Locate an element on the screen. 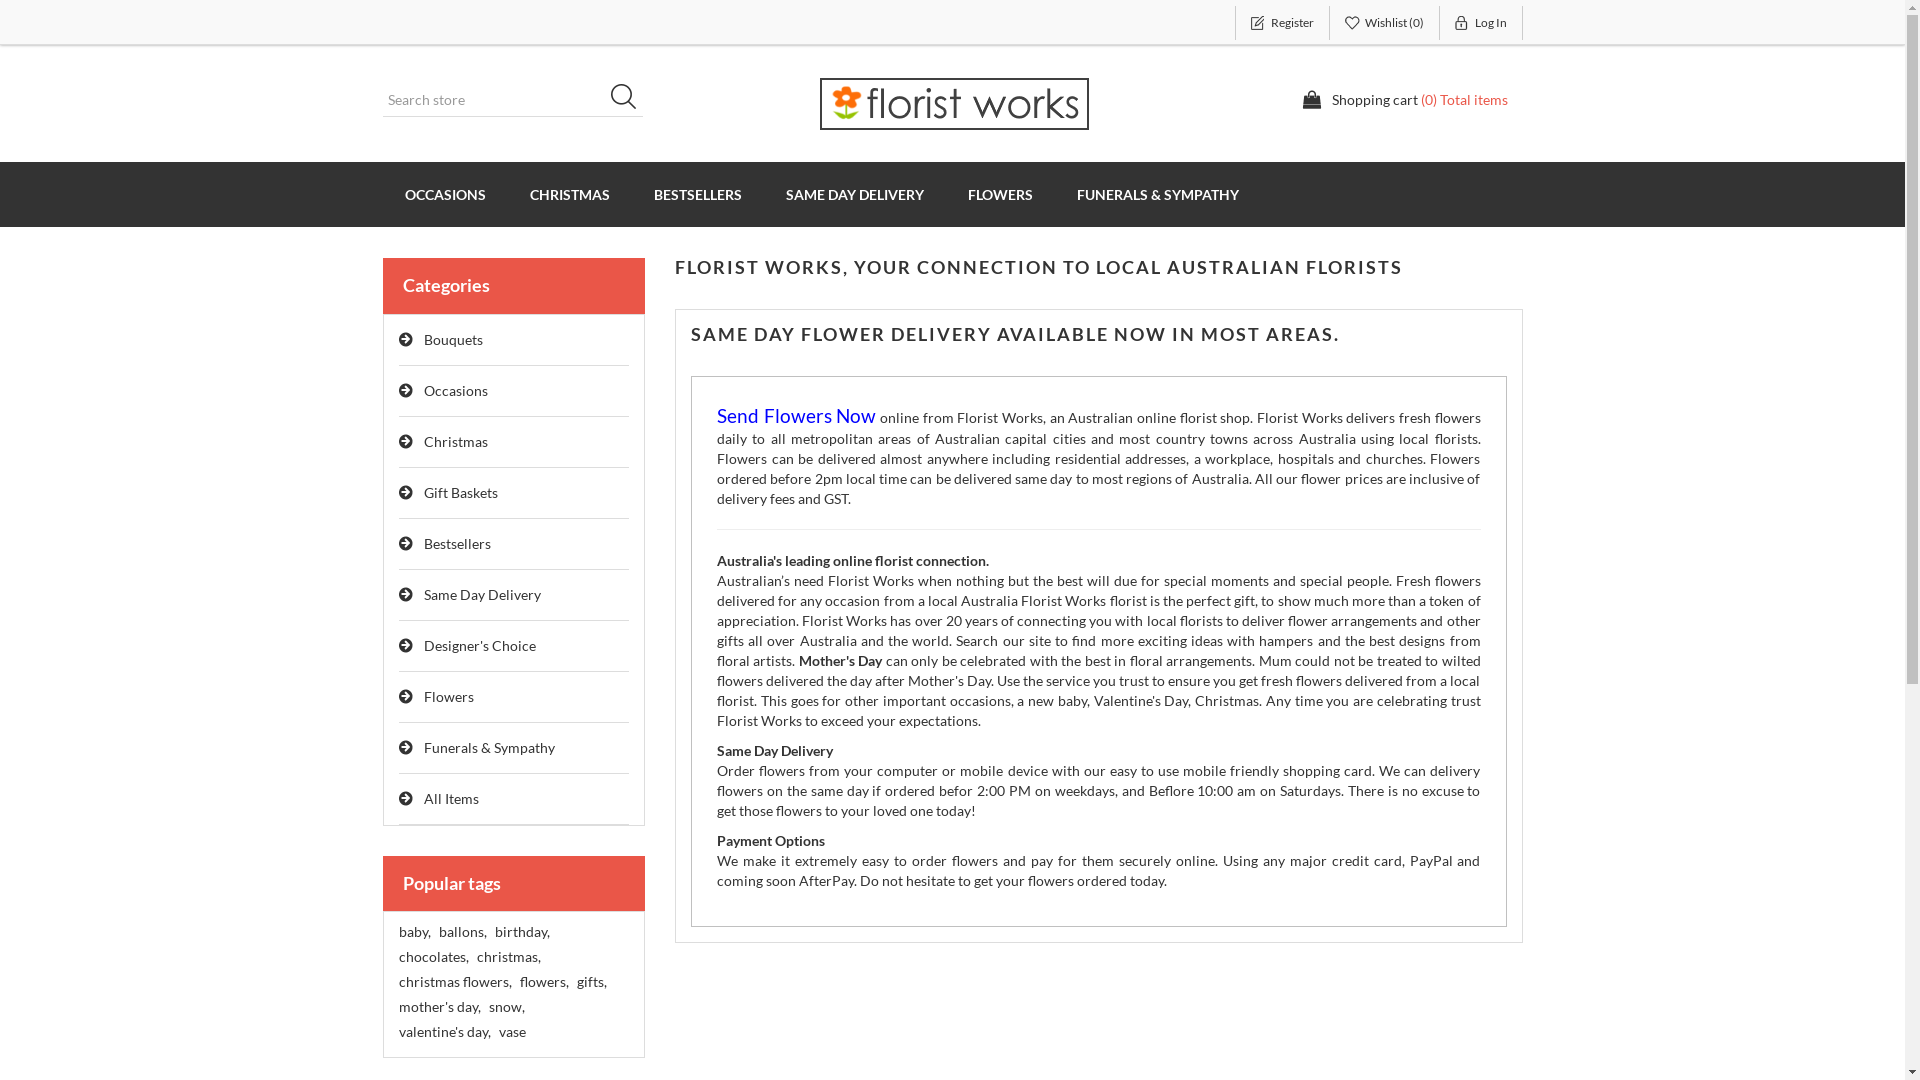 The width and height of the screenshot is (1920, 1080). 'valentine's day,' is located at coordinates (443, 1032).